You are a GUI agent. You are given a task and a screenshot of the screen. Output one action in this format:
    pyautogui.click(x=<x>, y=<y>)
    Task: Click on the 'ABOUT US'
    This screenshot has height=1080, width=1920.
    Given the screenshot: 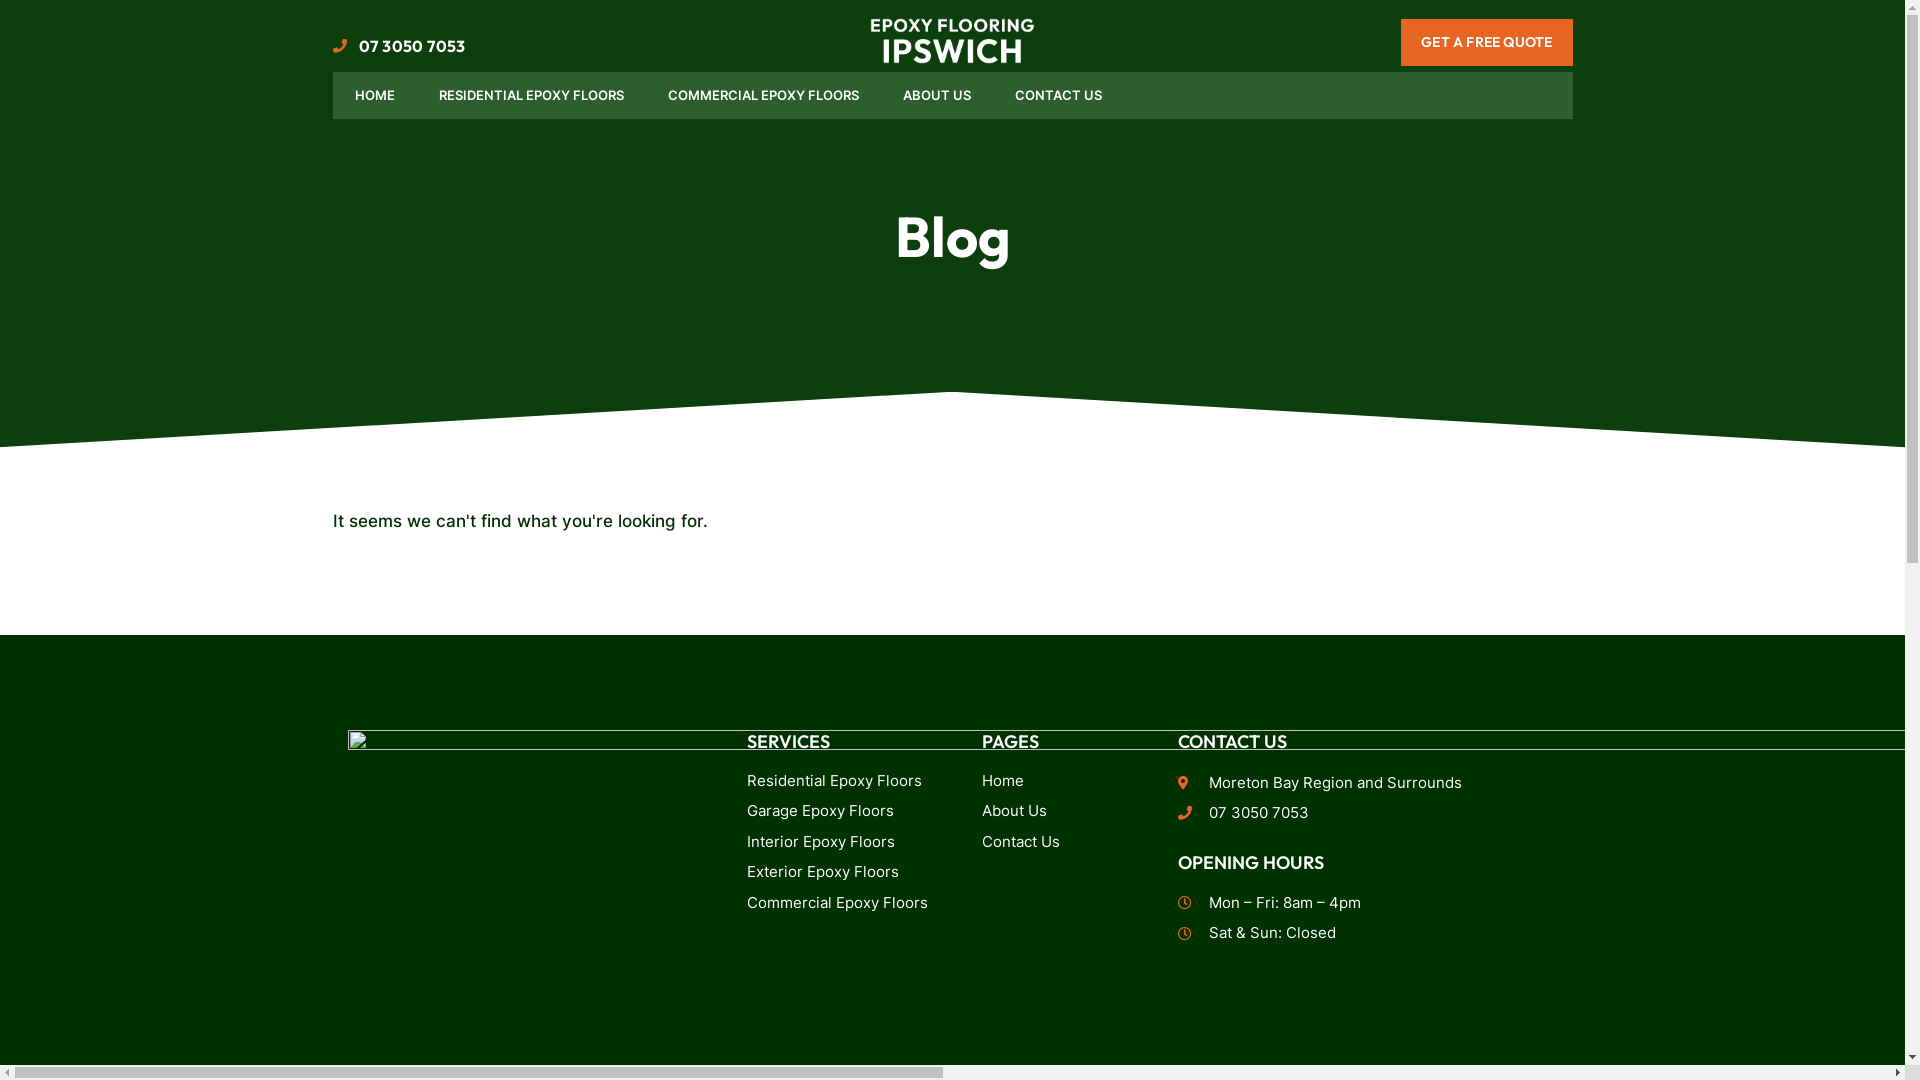 What is the action you would take?
    pyautogui.click(x=935, y=96)
    